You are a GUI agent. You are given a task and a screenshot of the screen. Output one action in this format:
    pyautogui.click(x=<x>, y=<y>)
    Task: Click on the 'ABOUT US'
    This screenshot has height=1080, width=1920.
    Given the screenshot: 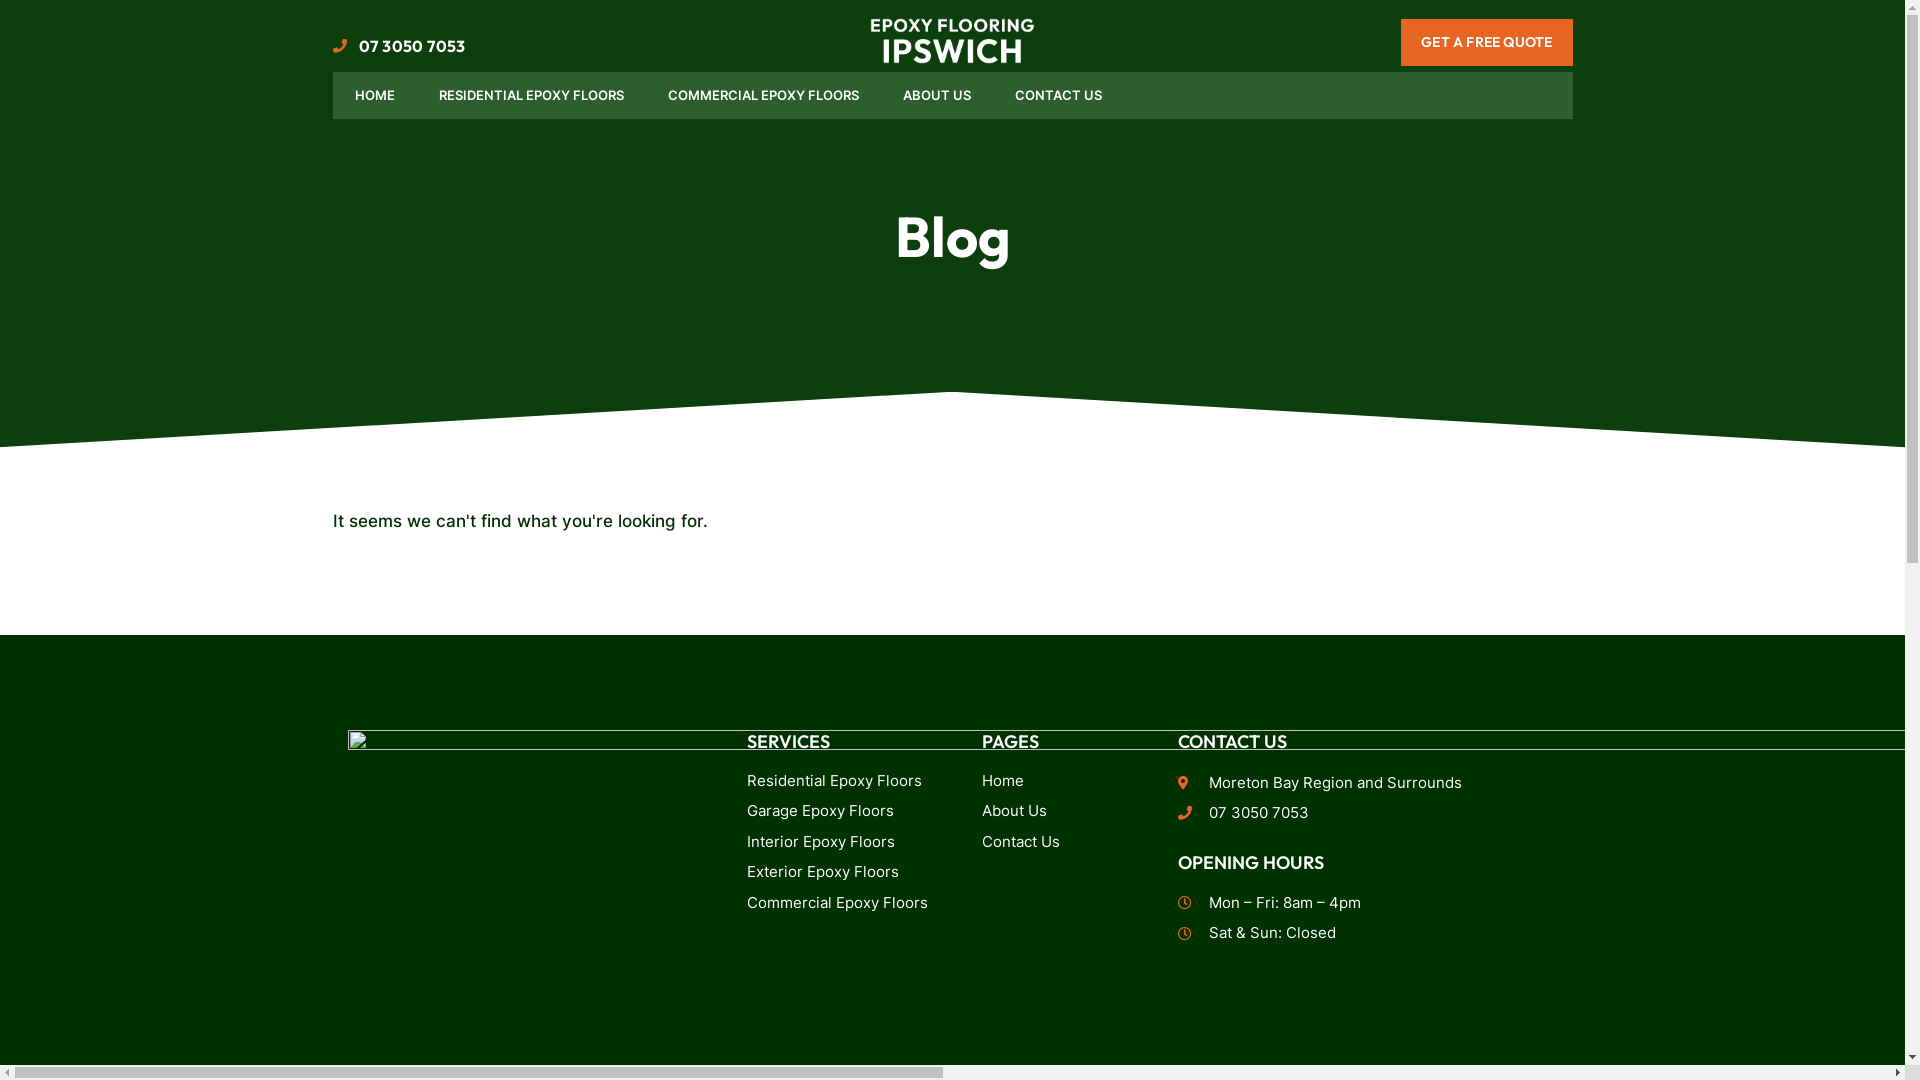 What is the action you would take?
    pyautogui.click(x=935, y=96)
    